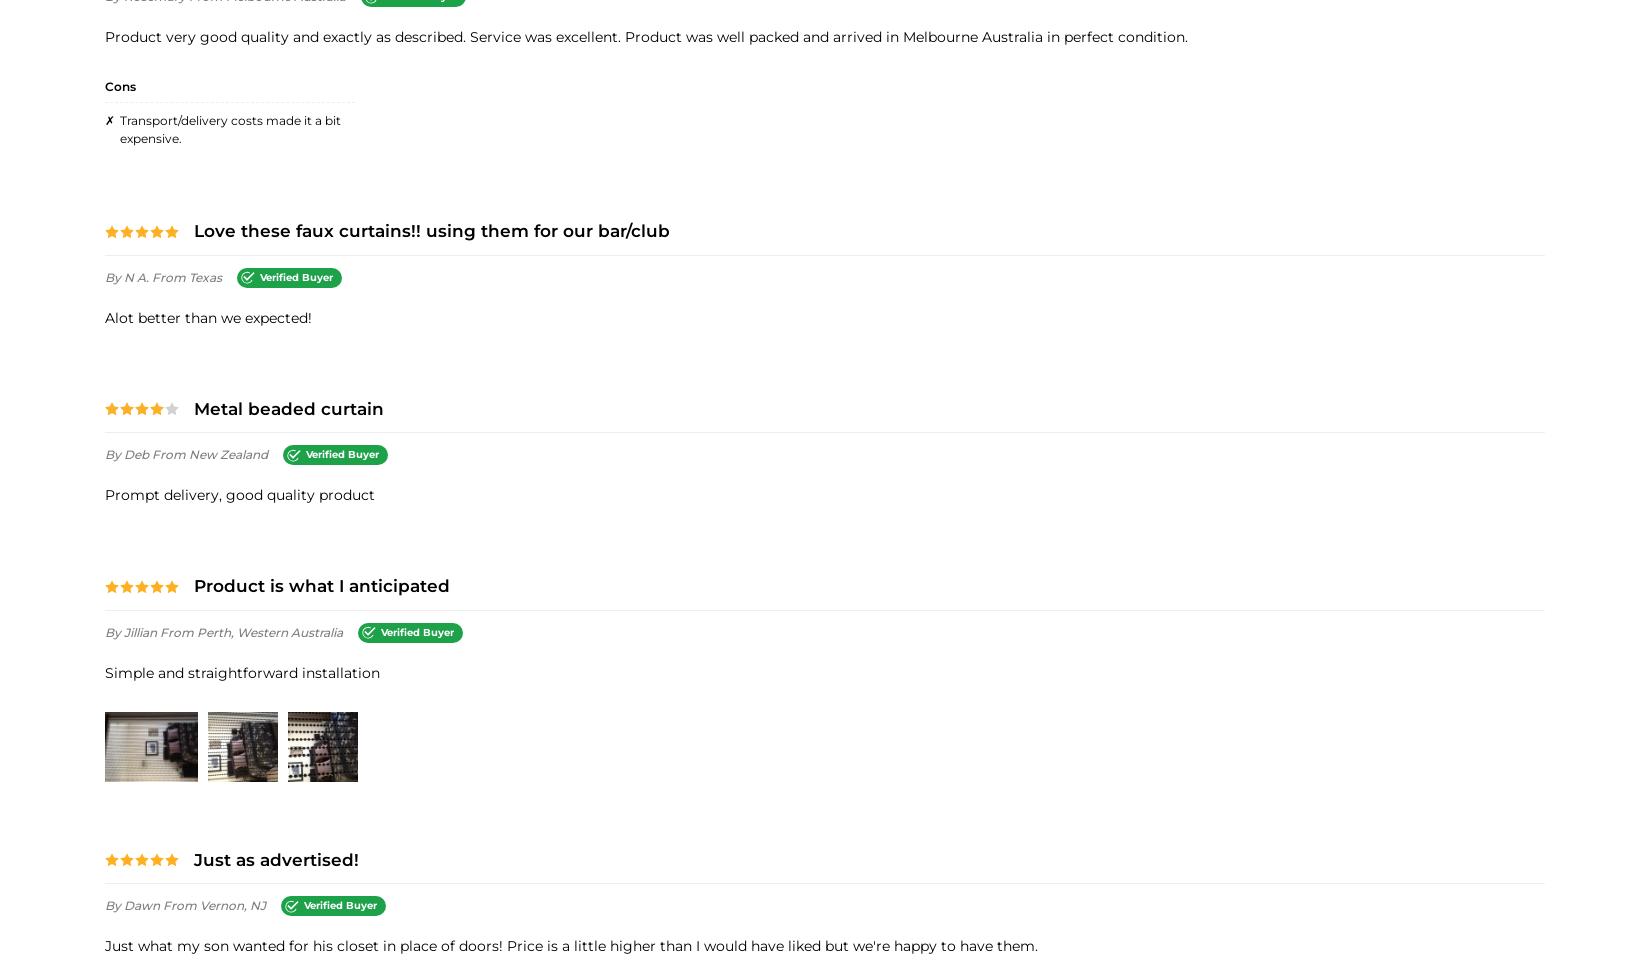 This screenshot has width=1650, height=974. What do you see at coordinates (240, 494) in the screenshot?
I see `'Prompt delivery, good quality product'` at bounding box center [240, 494].